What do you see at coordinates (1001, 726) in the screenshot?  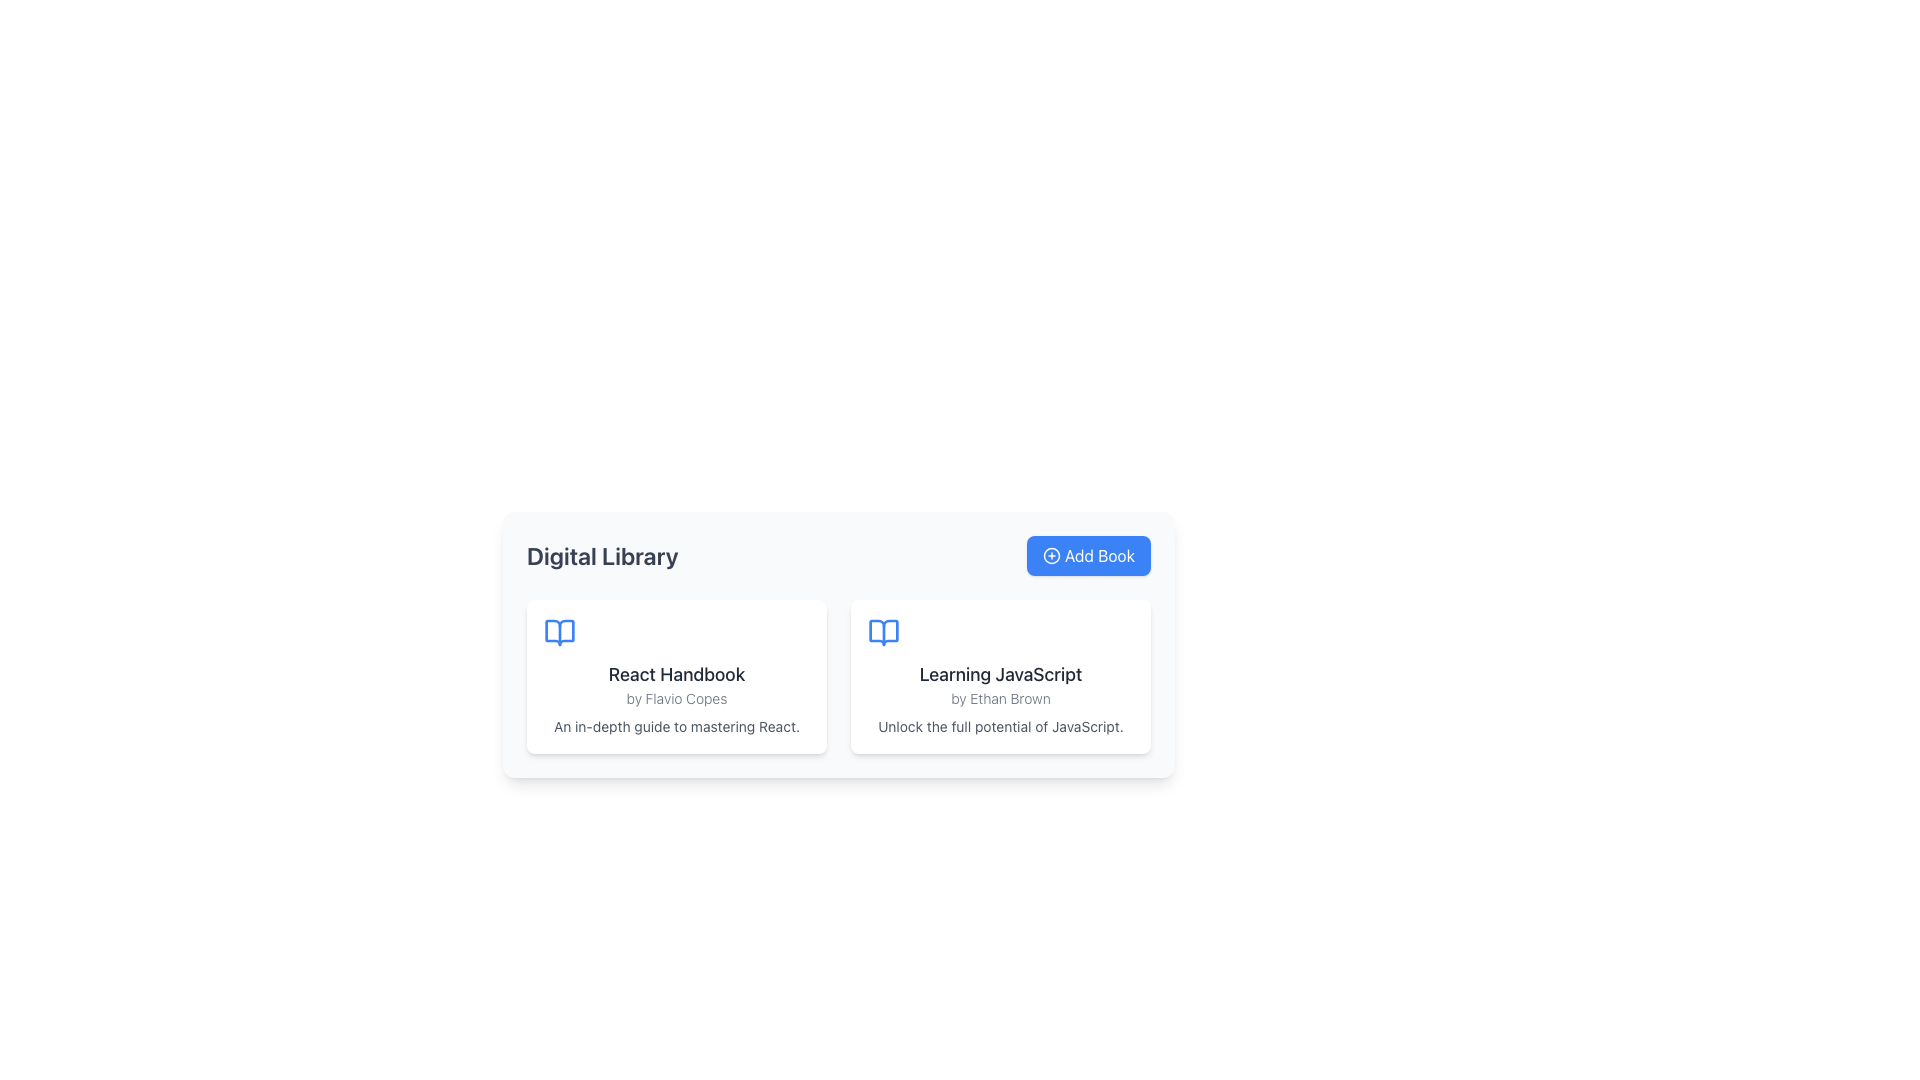 I see `the descriptive text associated with the book titled 'Learning JavaScript' located at the bottom of the card beneath the author's name 'Ethan Brown.'` at bounding box center [1001, 726].